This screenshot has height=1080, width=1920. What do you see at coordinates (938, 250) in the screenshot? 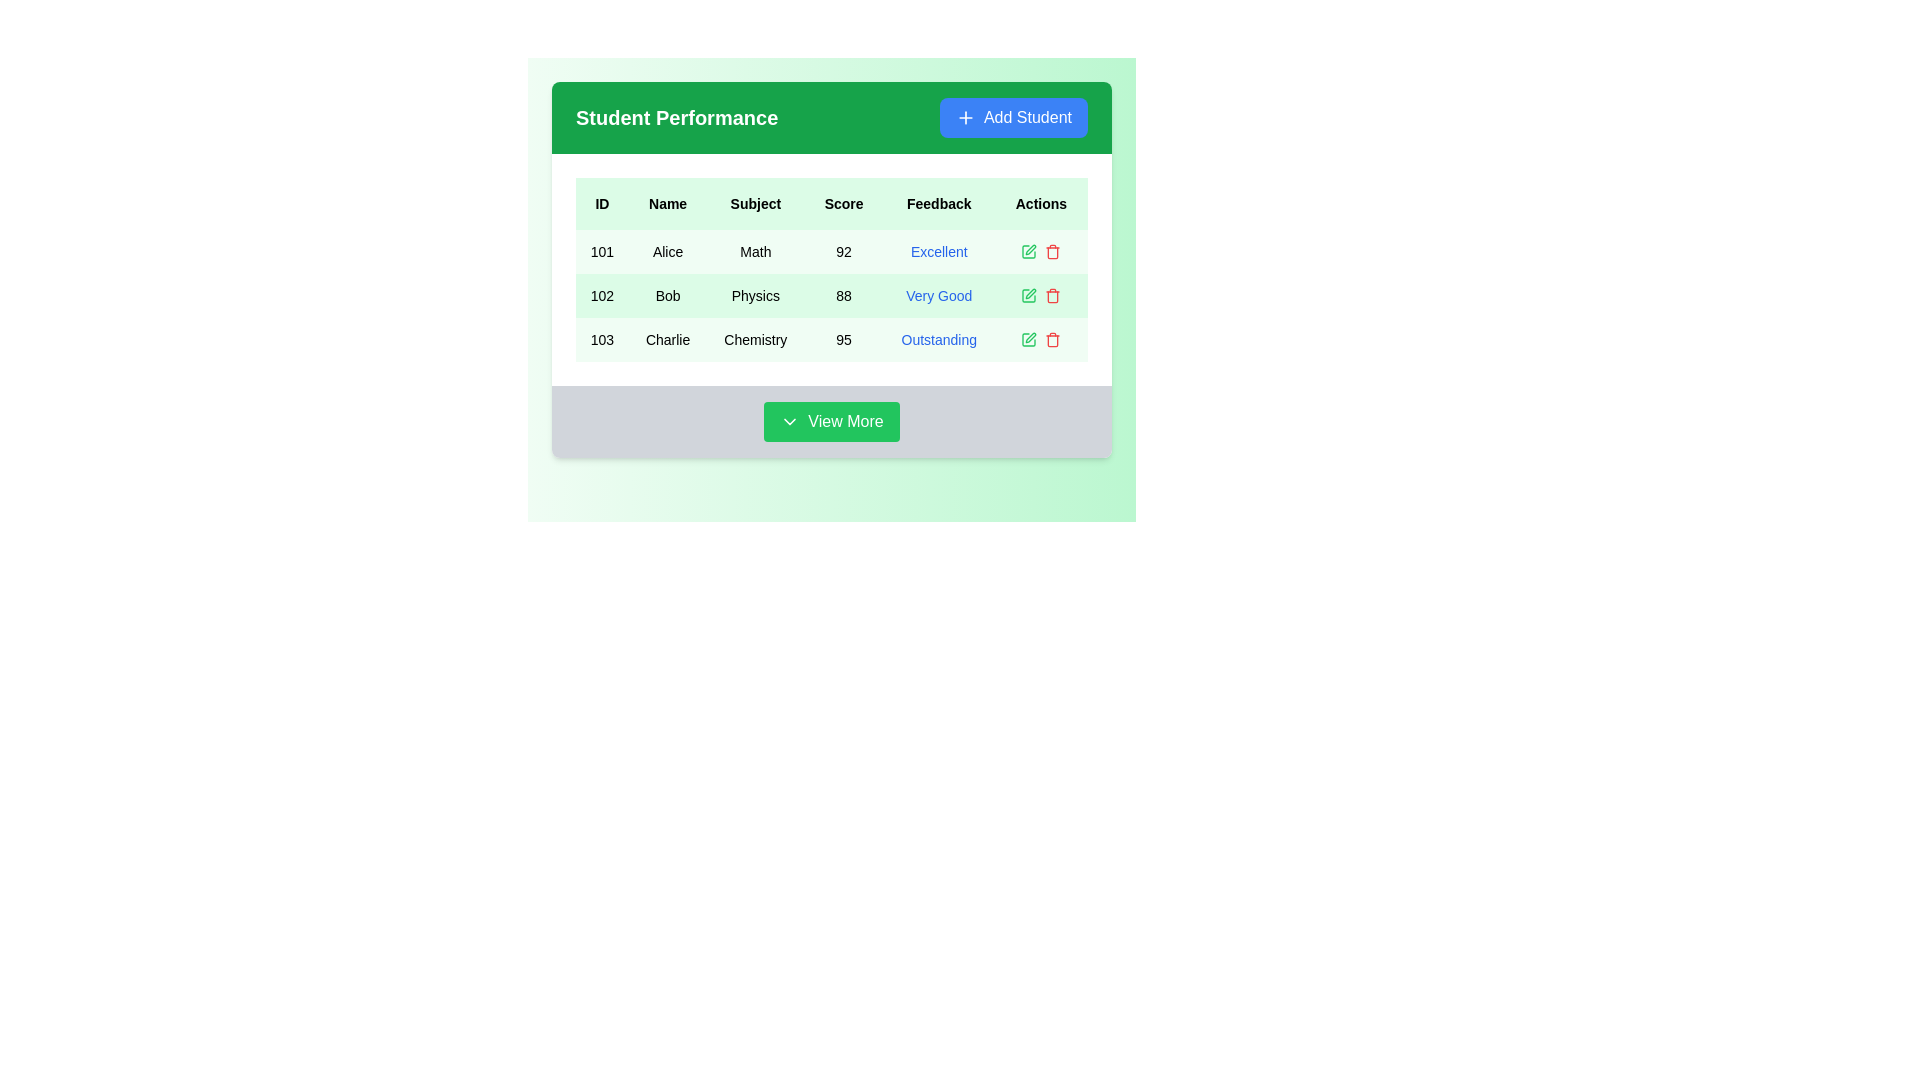
I see `the Text label indicating feedback status for 'Alice' in the first row of the table under the 'Feedback' column` at bounding box center [938, 250].